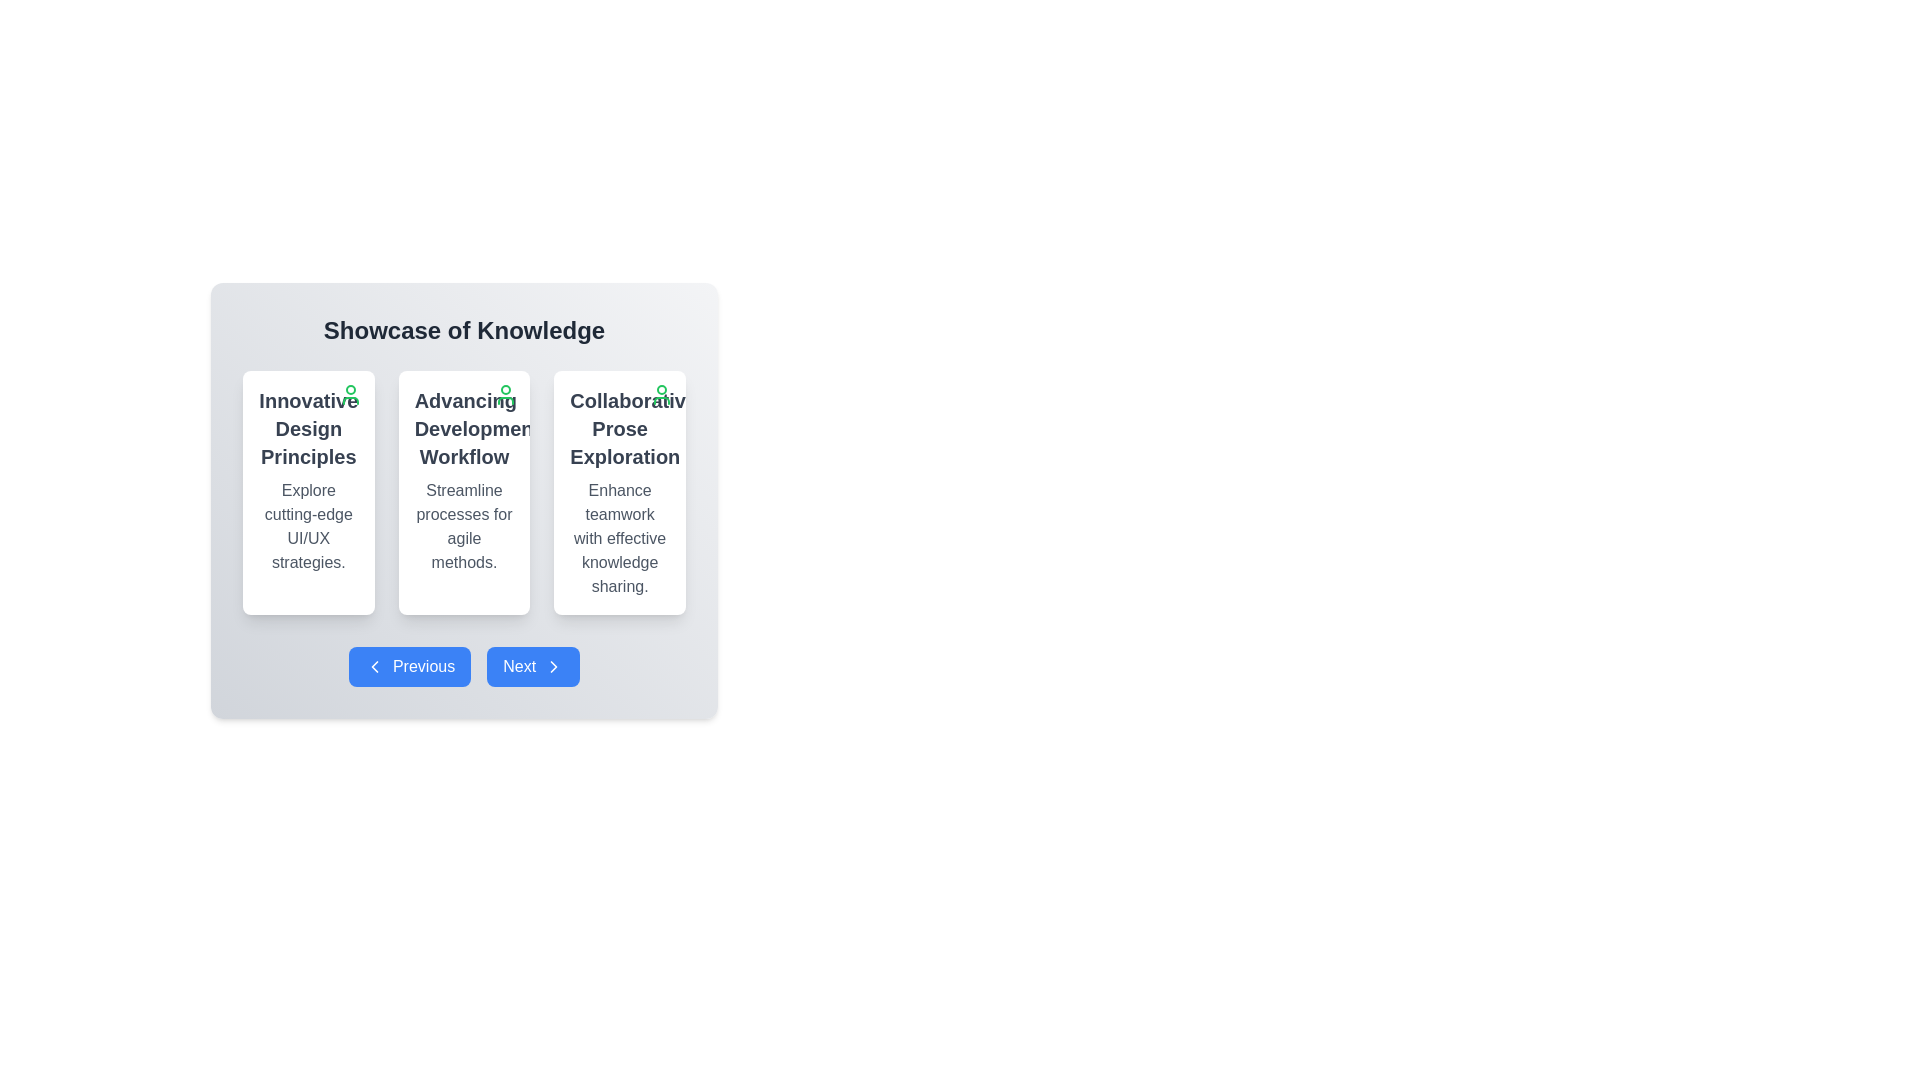  I want to click on the Chevron Icon, which is located in the middle-right position of the 'Next' button in the bottom row of the card showcase interface, to trigger potential visual feedback, so click(554, 667).